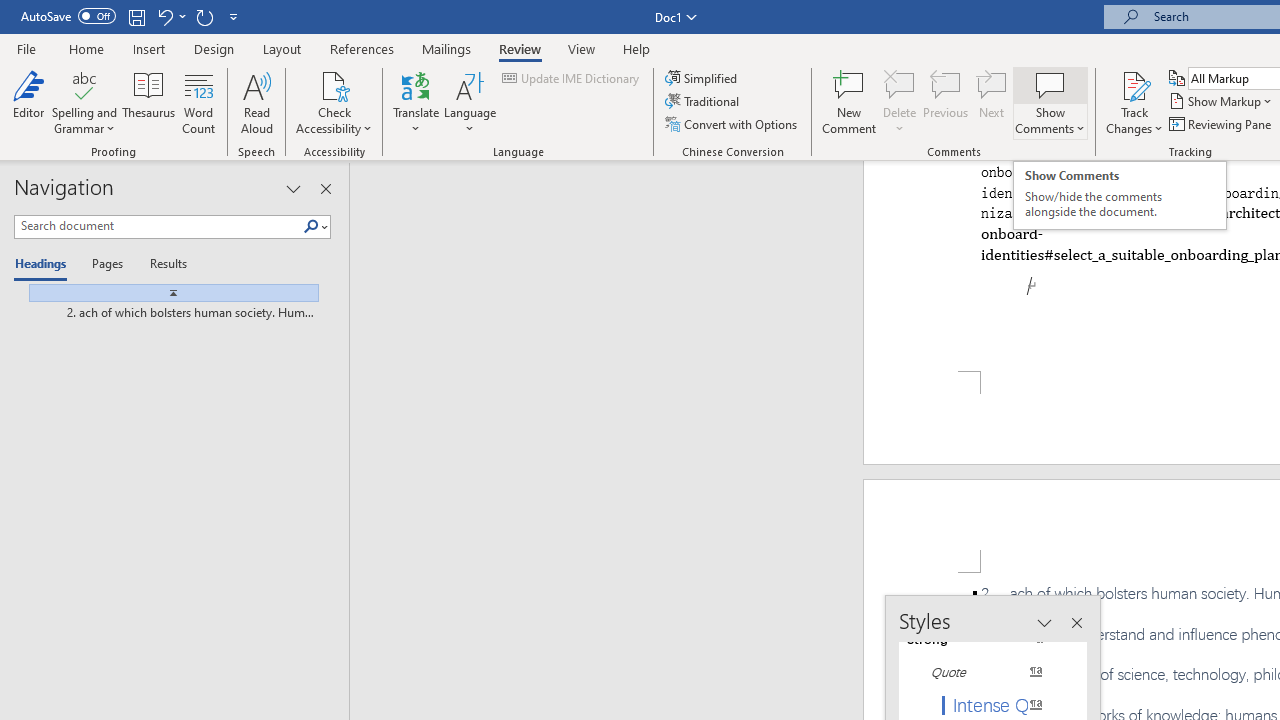 This screenshot has height=720, width=1280. What do you see at coordinates (849, 103) in the screenshot?
I see `'New Comment'` at bounding box center [849, 103].